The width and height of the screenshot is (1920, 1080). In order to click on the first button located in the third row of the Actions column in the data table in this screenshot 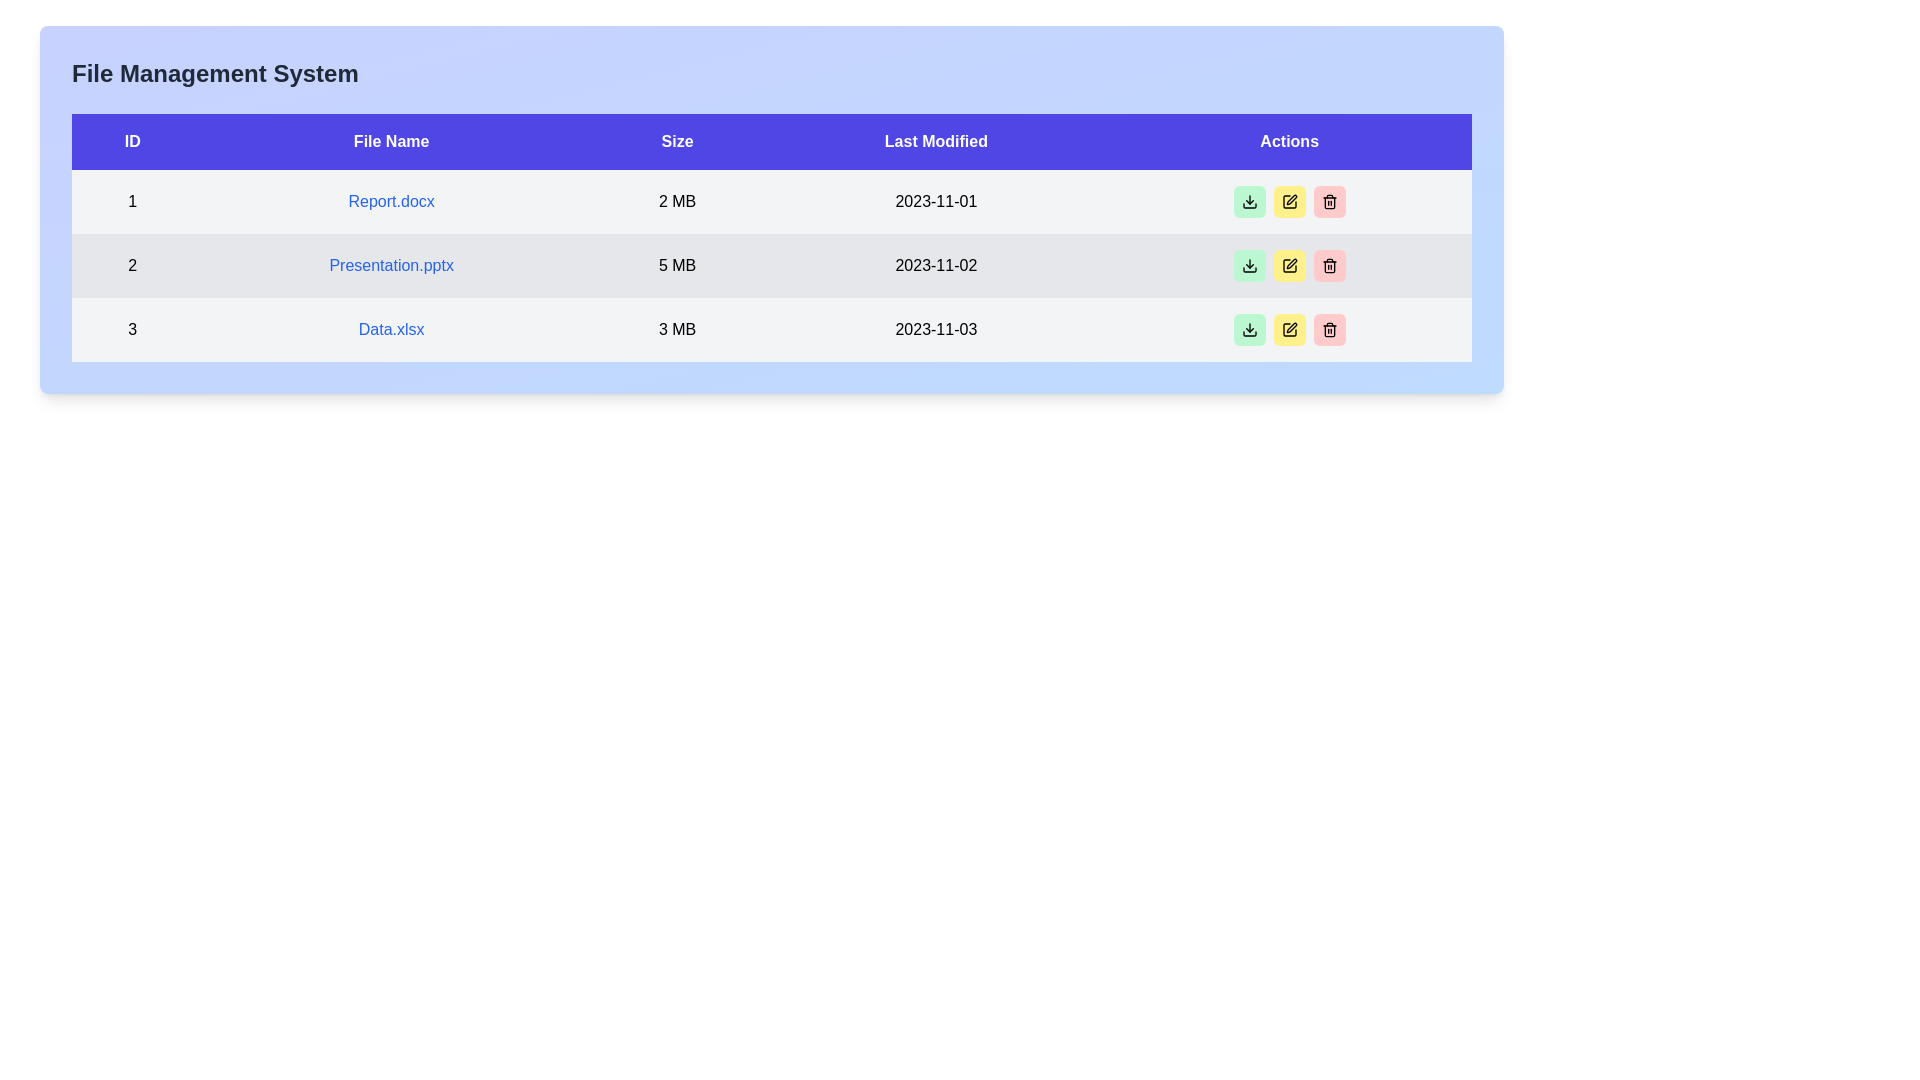, I will do `click(1248, 329)`.